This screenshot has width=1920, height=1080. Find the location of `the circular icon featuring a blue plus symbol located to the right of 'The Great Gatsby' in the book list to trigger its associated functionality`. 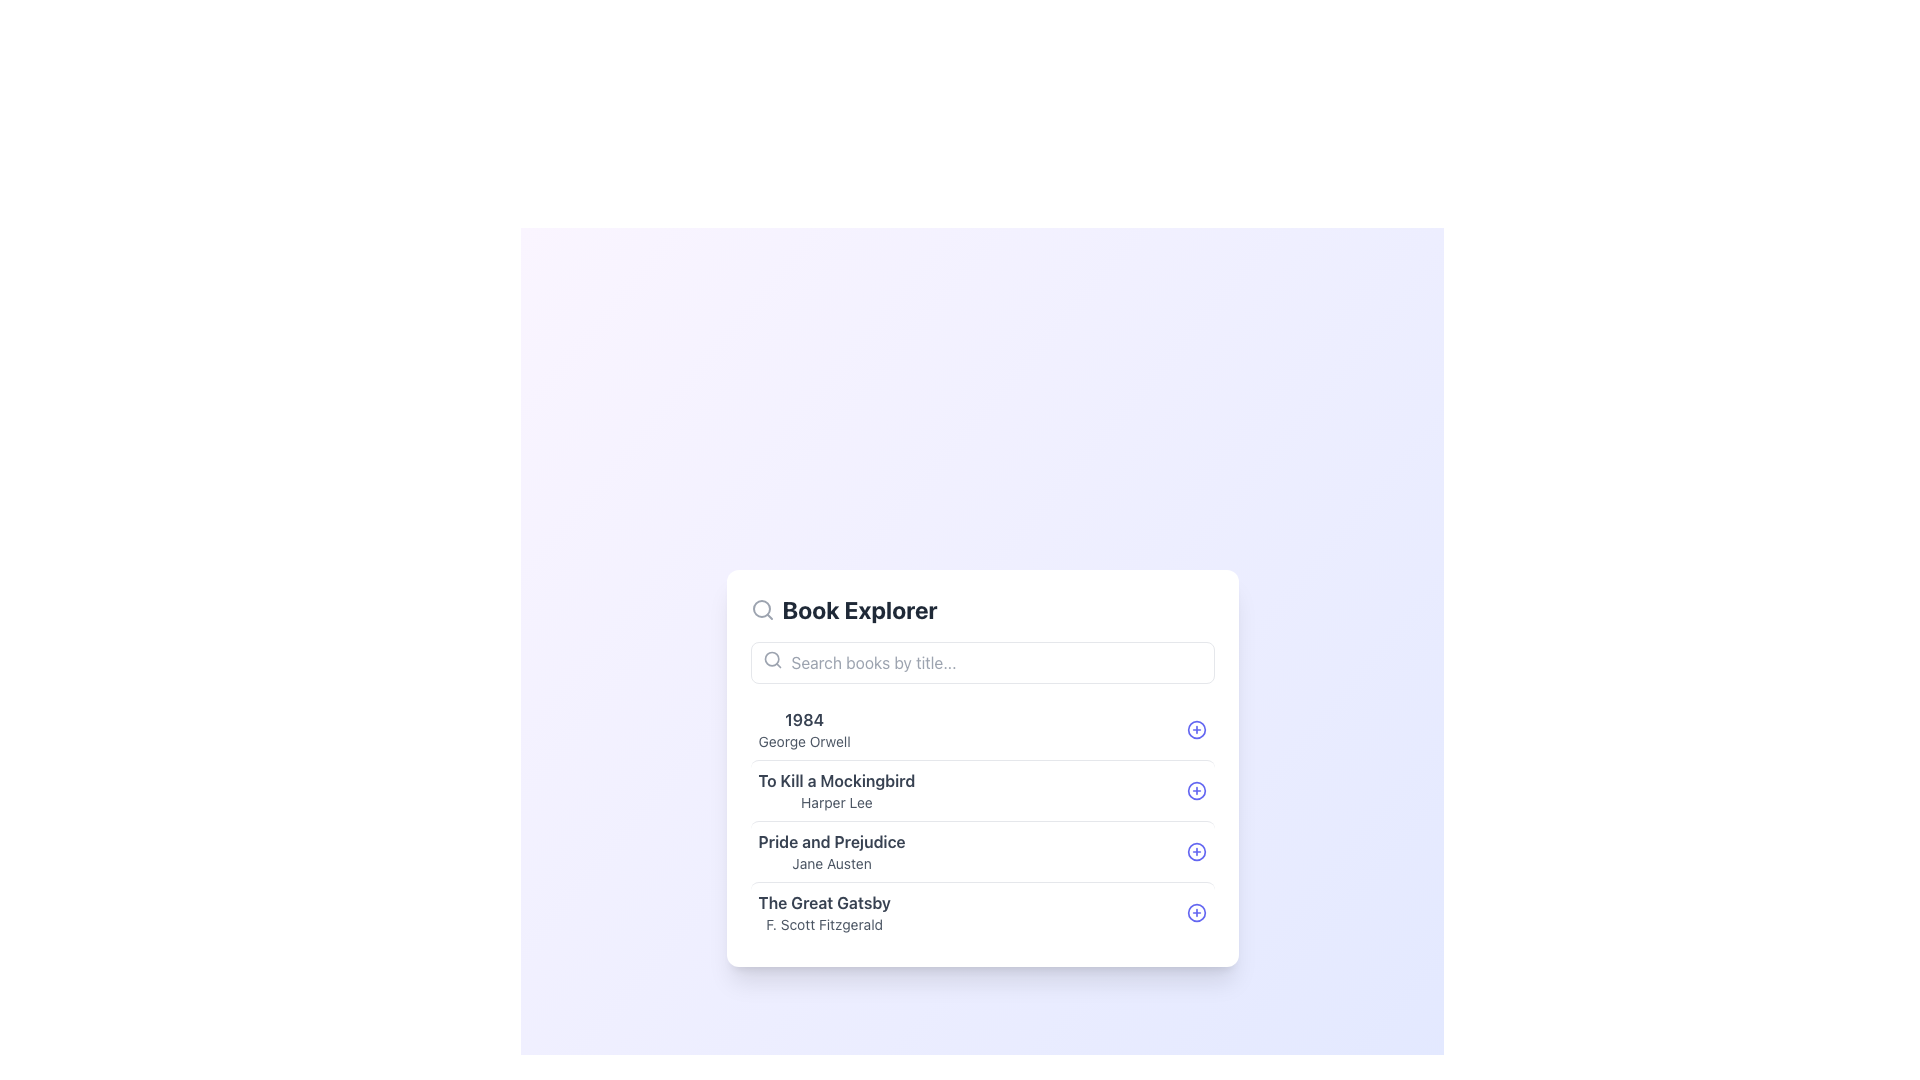

the circular icon featuring a blue plus symbol located to the right of 'The Great Gatsby' in the book list to trigger its associated functionality is located at coordinates (1196, 912).